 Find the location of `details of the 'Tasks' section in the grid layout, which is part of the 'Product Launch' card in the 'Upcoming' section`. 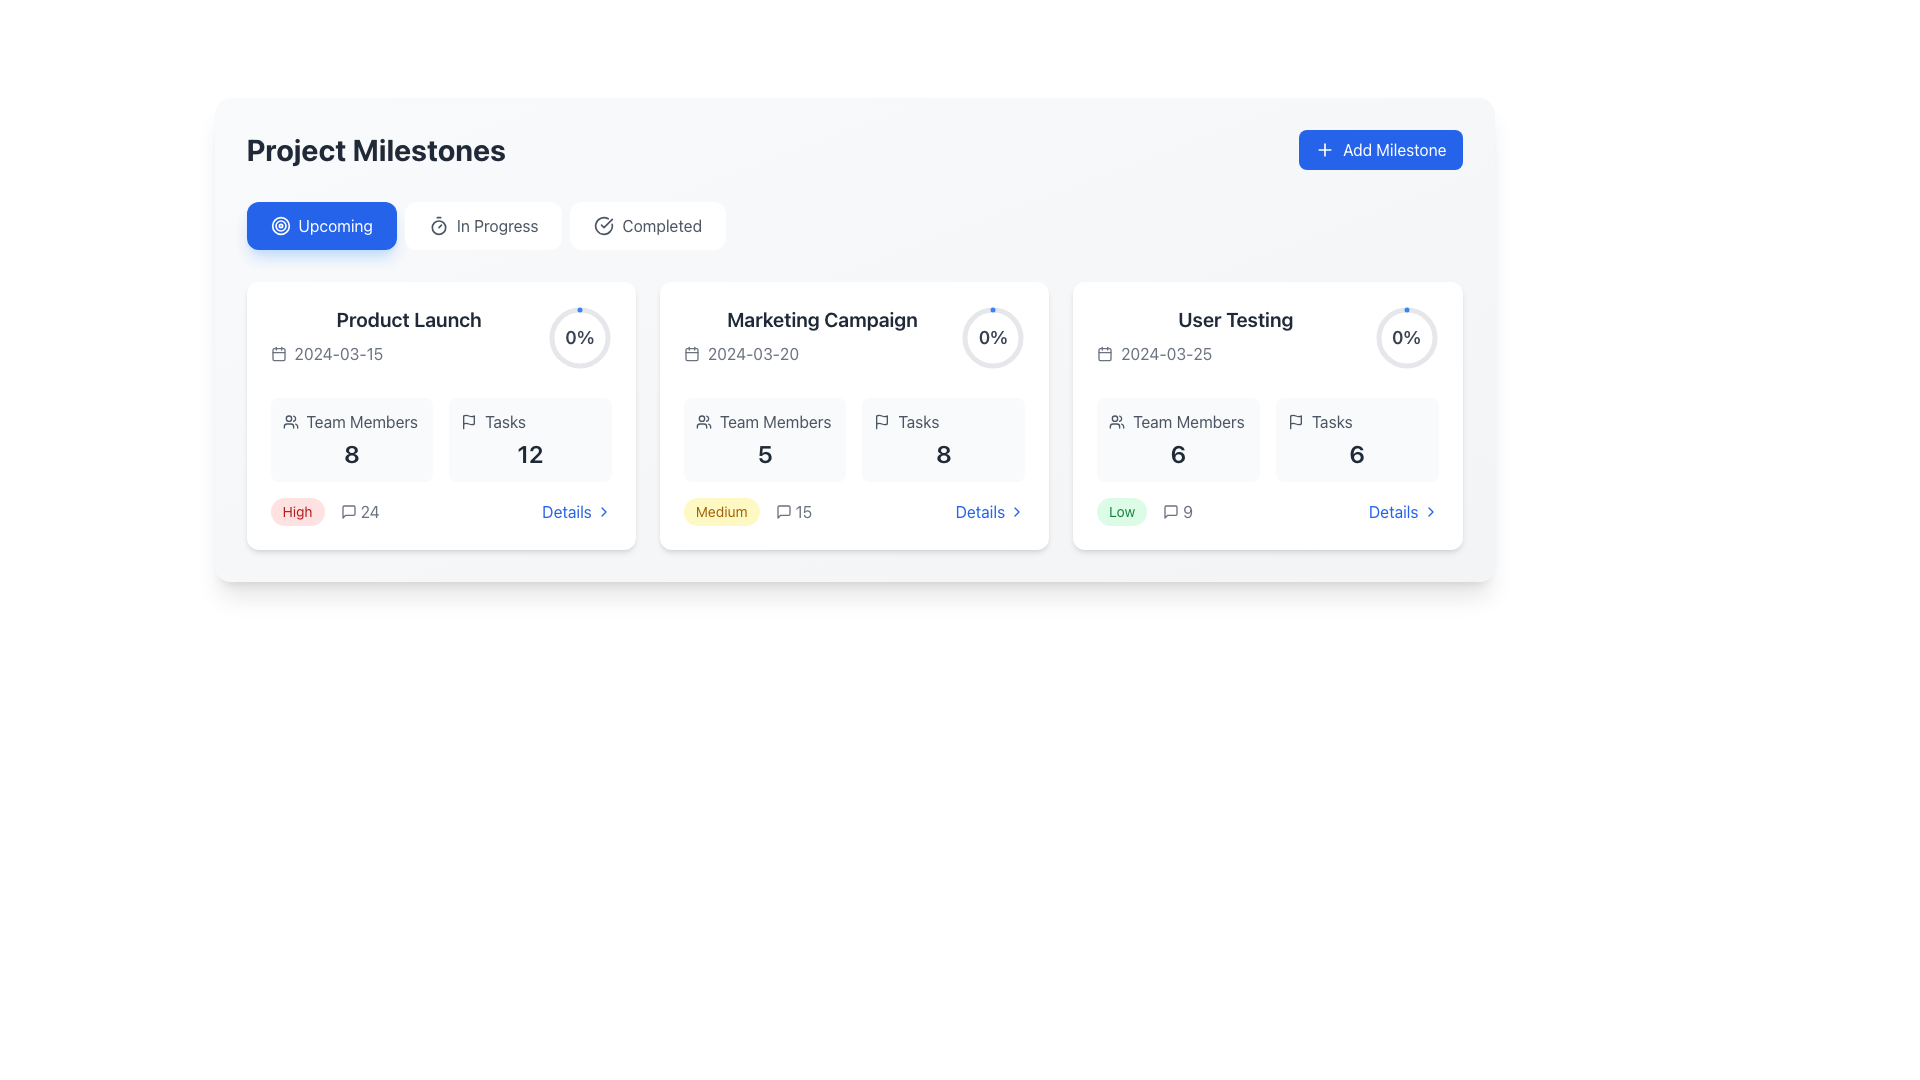

details of the 'Tasks' section in the grid layout, which is part of the 'Product Launch' card in the 'Upcoming' section is located at coordinates (440, 438).